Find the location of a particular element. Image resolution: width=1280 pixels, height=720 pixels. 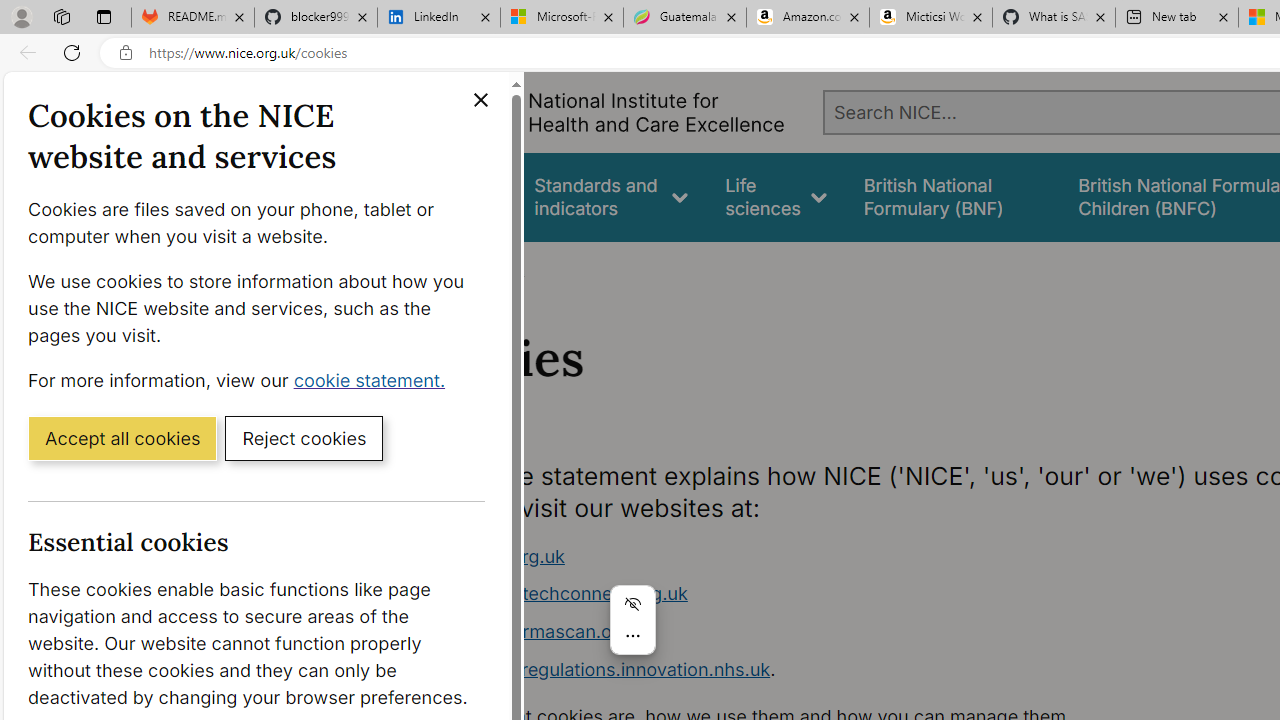

'More actions' is located at coordinates (631, 636).